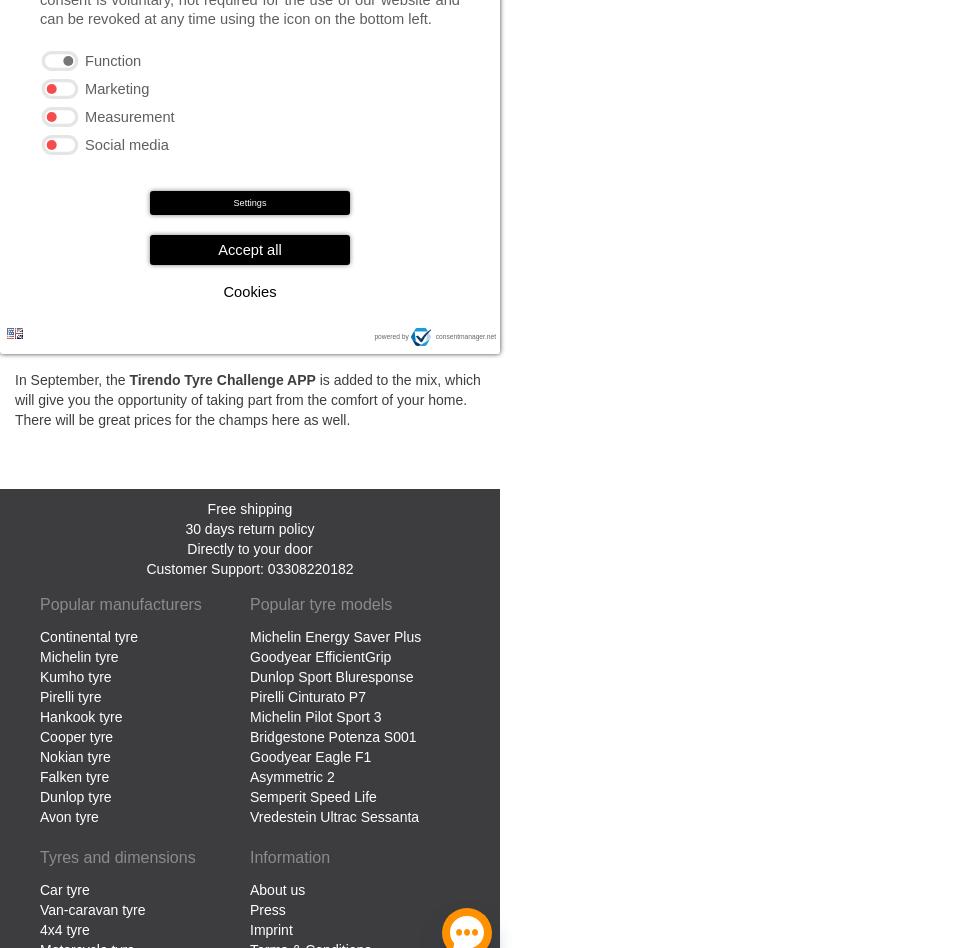  Describe the element at coordinates (374, 195) in the screenshot. I see `'September 22-24'` at that location.